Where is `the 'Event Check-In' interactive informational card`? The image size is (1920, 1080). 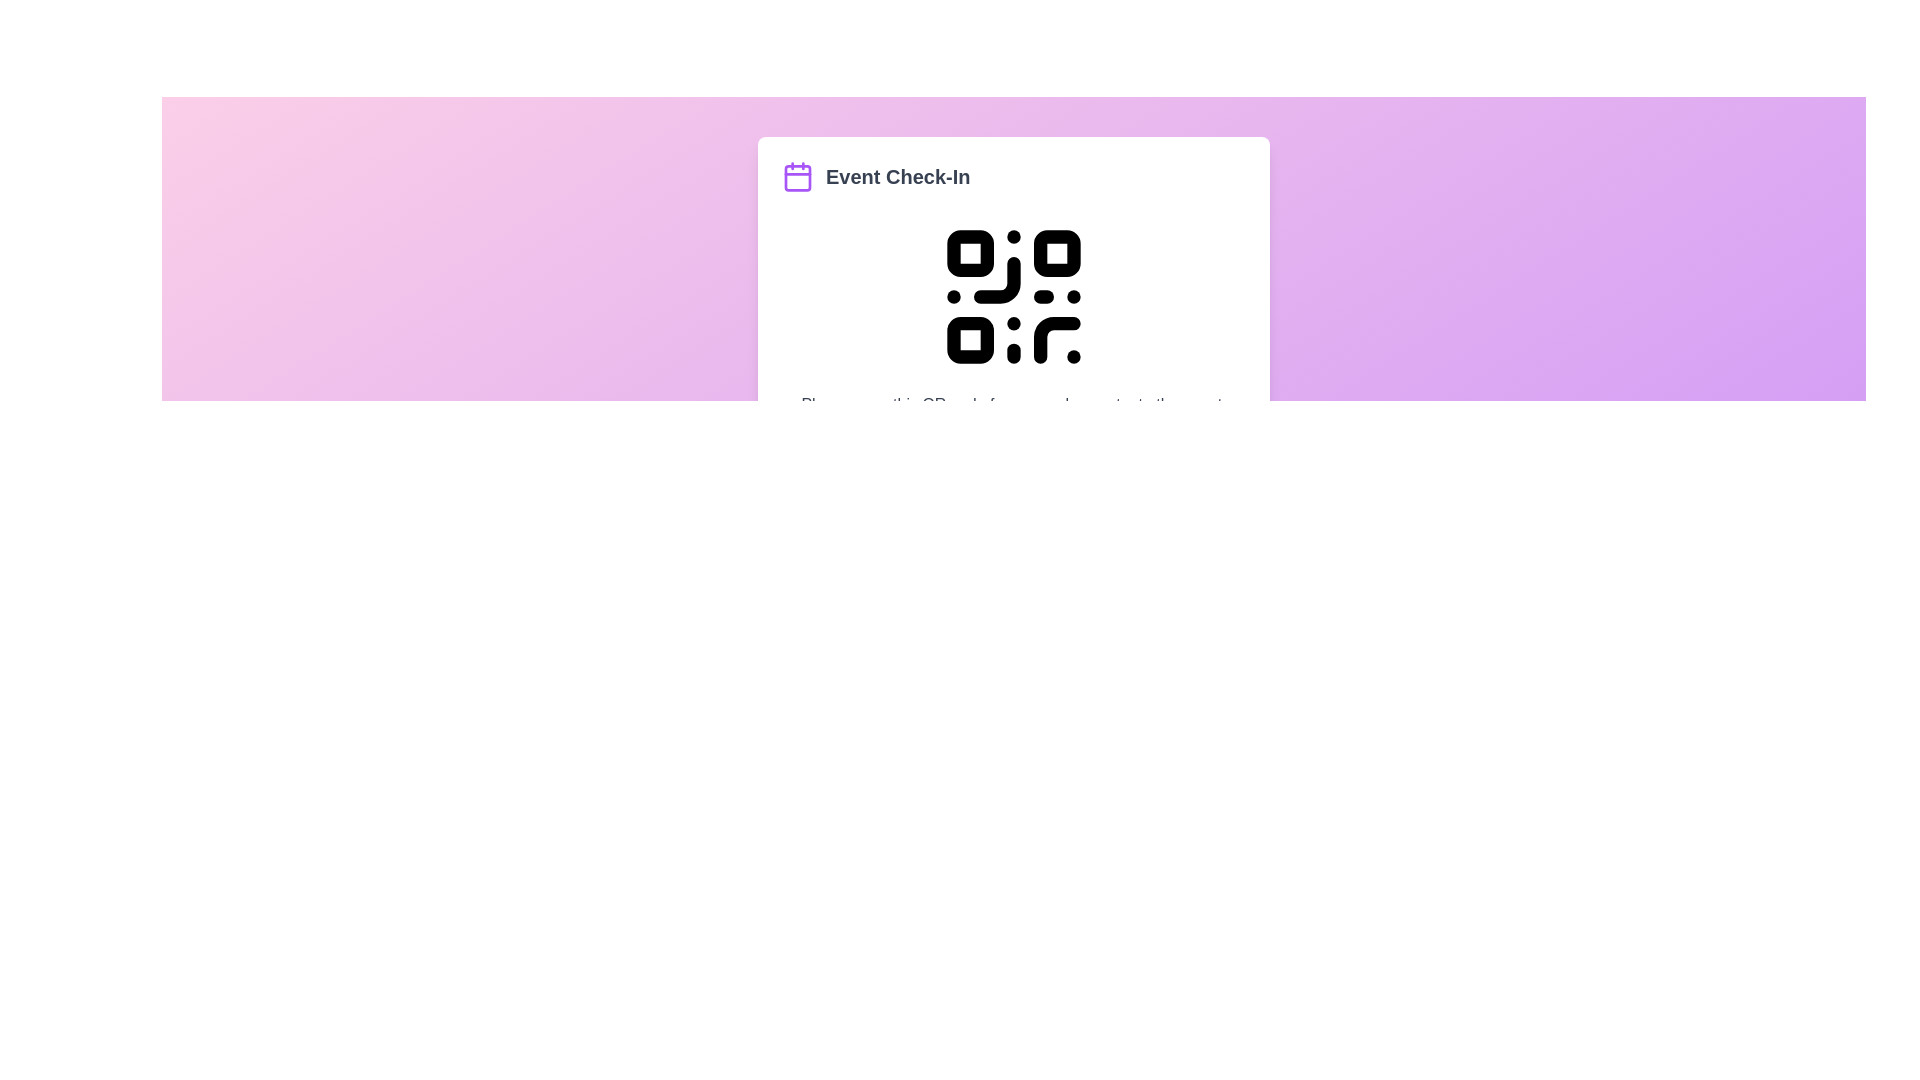
the 'Event Check-In' interactive informational card is located at coordinates (1013, 331).